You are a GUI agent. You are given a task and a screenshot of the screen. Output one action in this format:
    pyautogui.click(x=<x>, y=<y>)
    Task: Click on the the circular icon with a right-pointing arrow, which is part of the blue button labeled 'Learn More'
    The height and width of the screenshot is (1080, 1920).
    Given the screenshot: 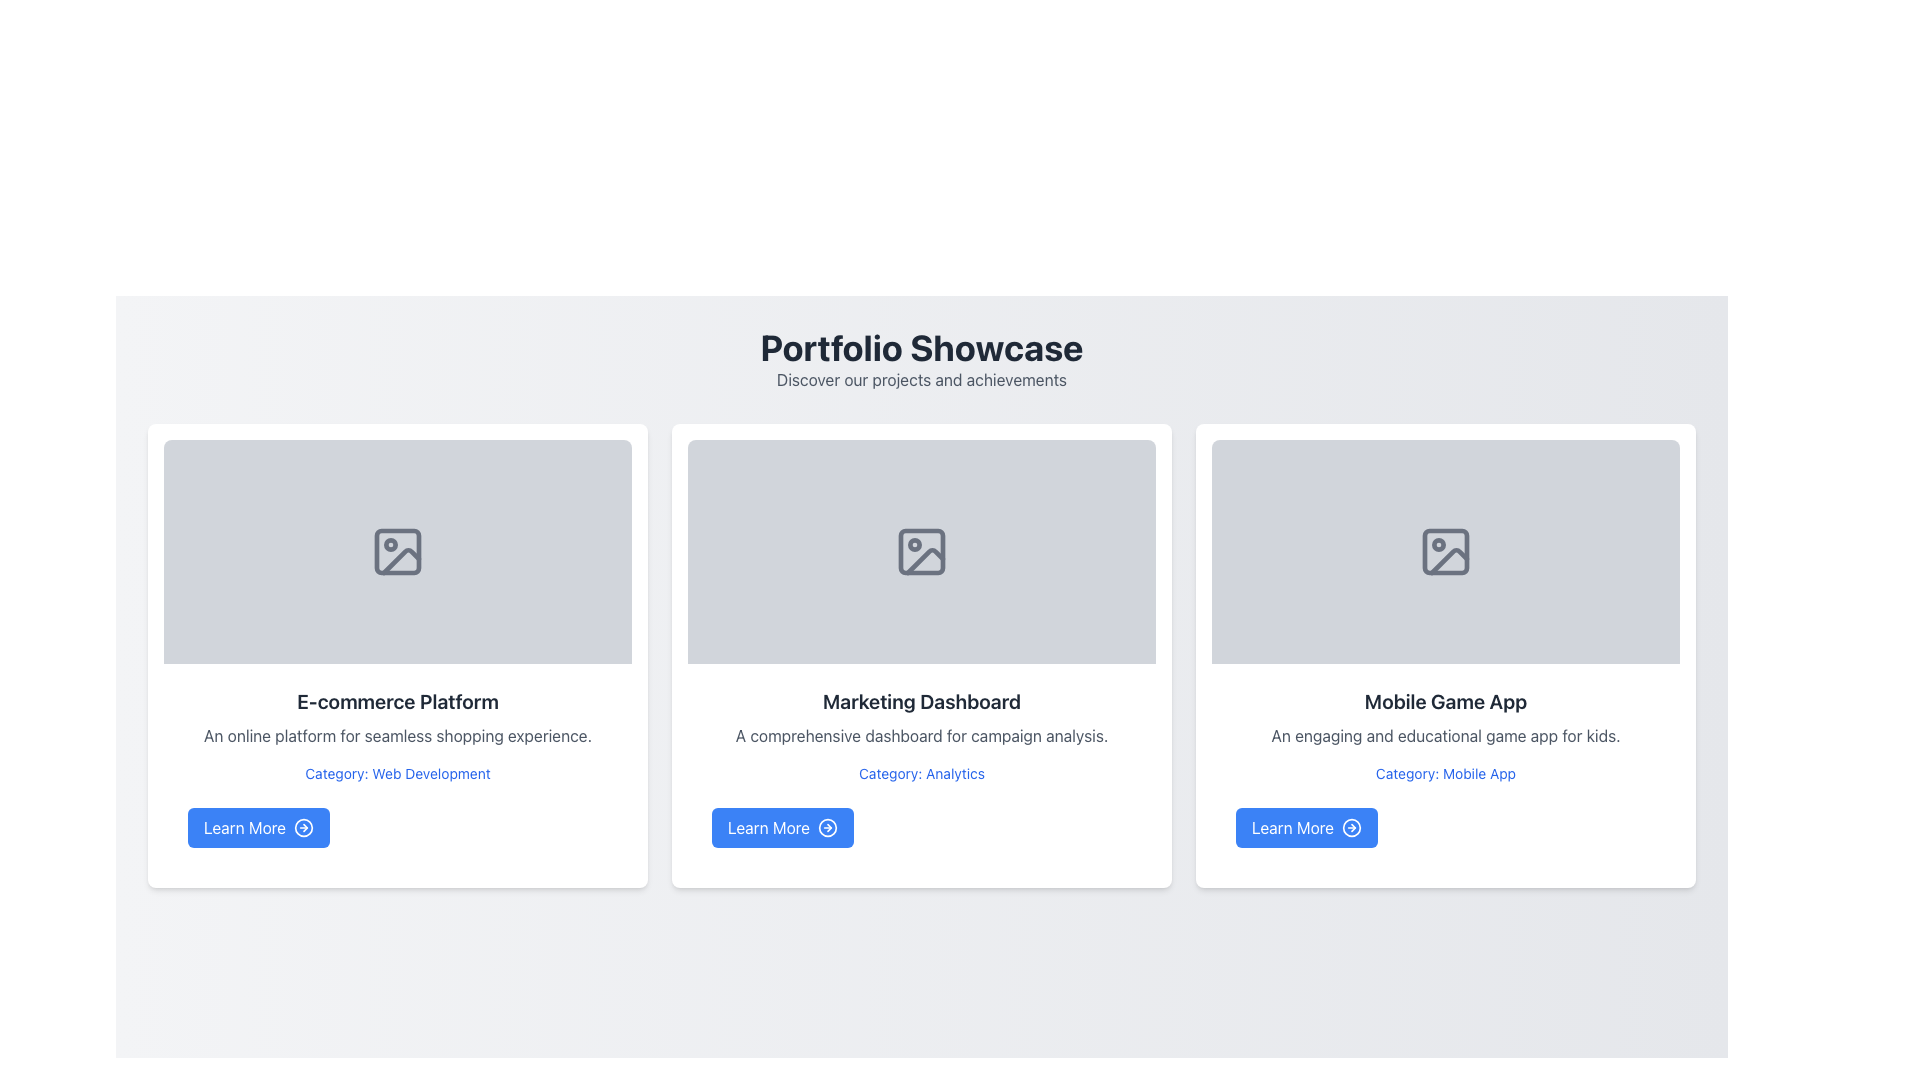 What is the action you would take?
    pyautogui.click(x=303, y=828)
    